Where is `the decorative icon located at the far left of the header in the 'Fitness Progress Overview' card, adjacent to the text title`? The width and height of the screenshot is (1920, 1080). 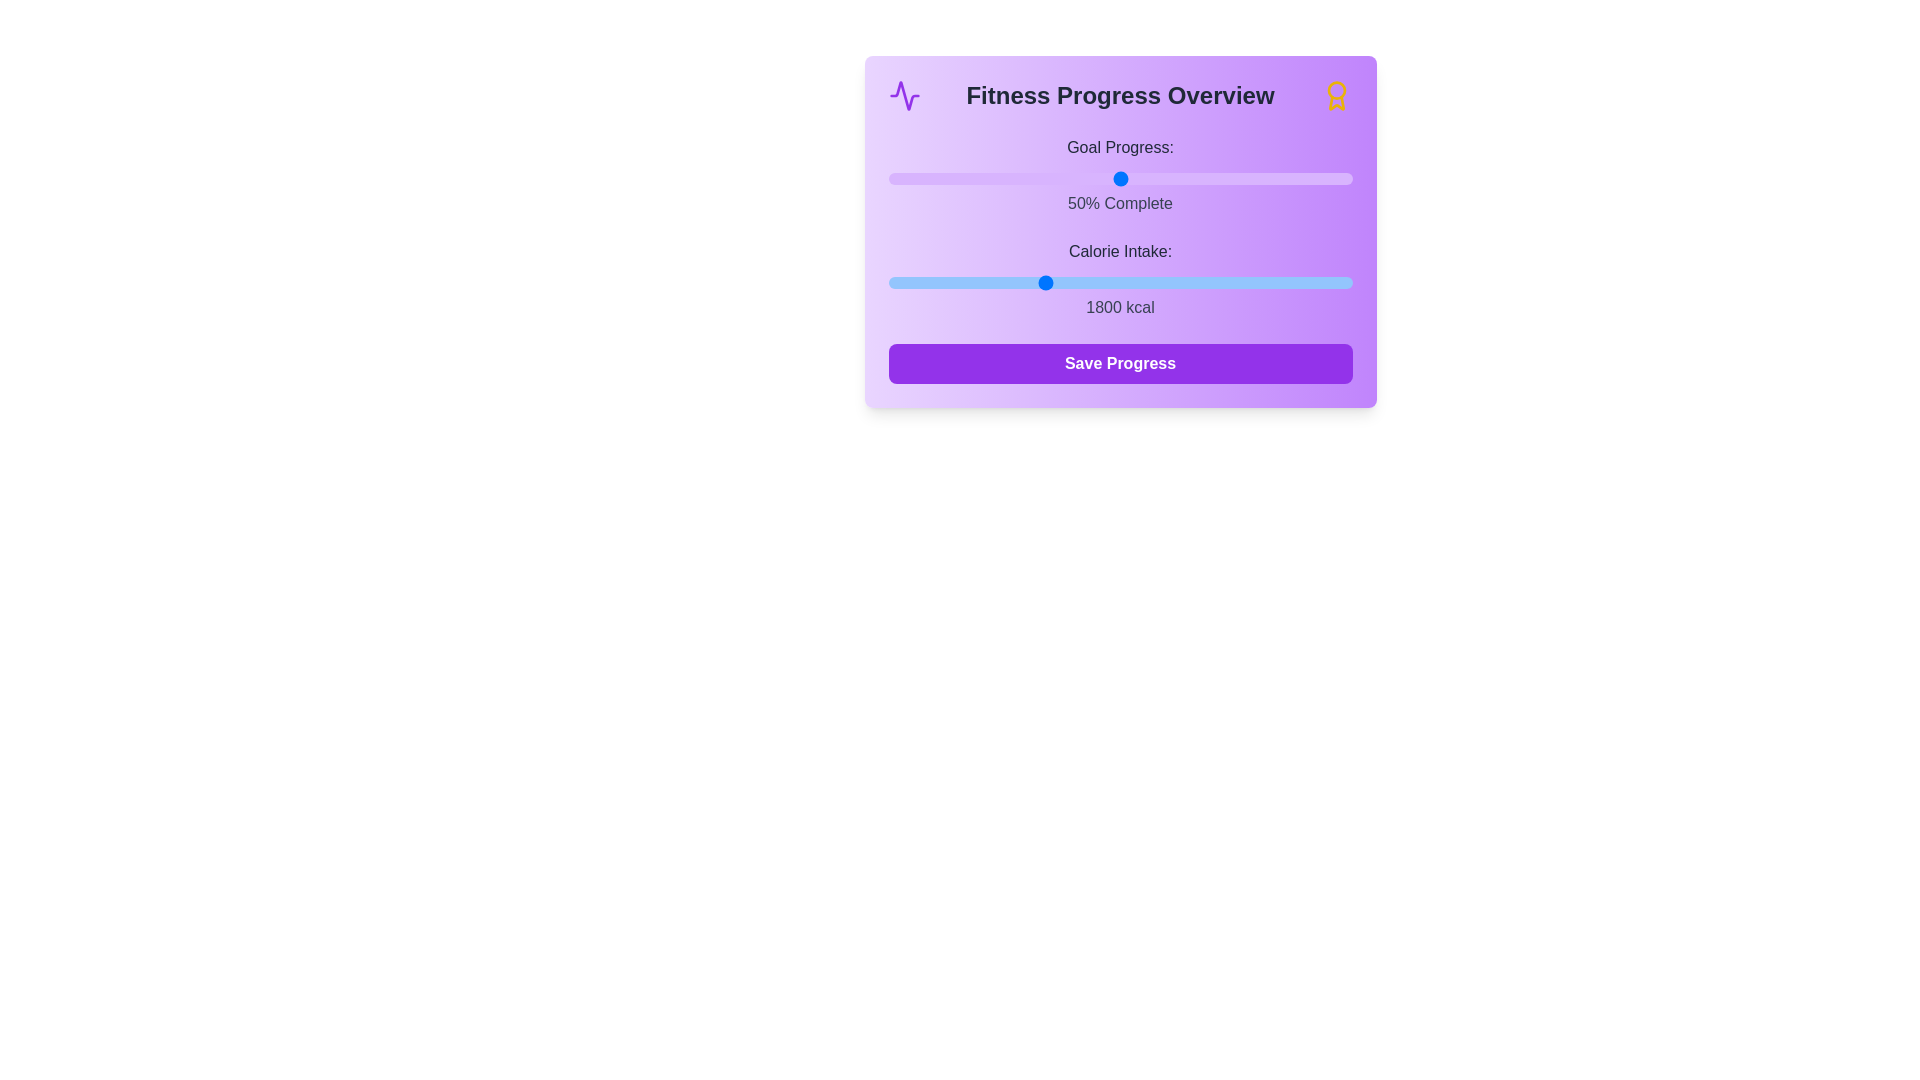 the decorative icon located at the far left of the header in the 'Fitness Progress Overview' card, adjacent to the text title is located at coordinates (903, 96).